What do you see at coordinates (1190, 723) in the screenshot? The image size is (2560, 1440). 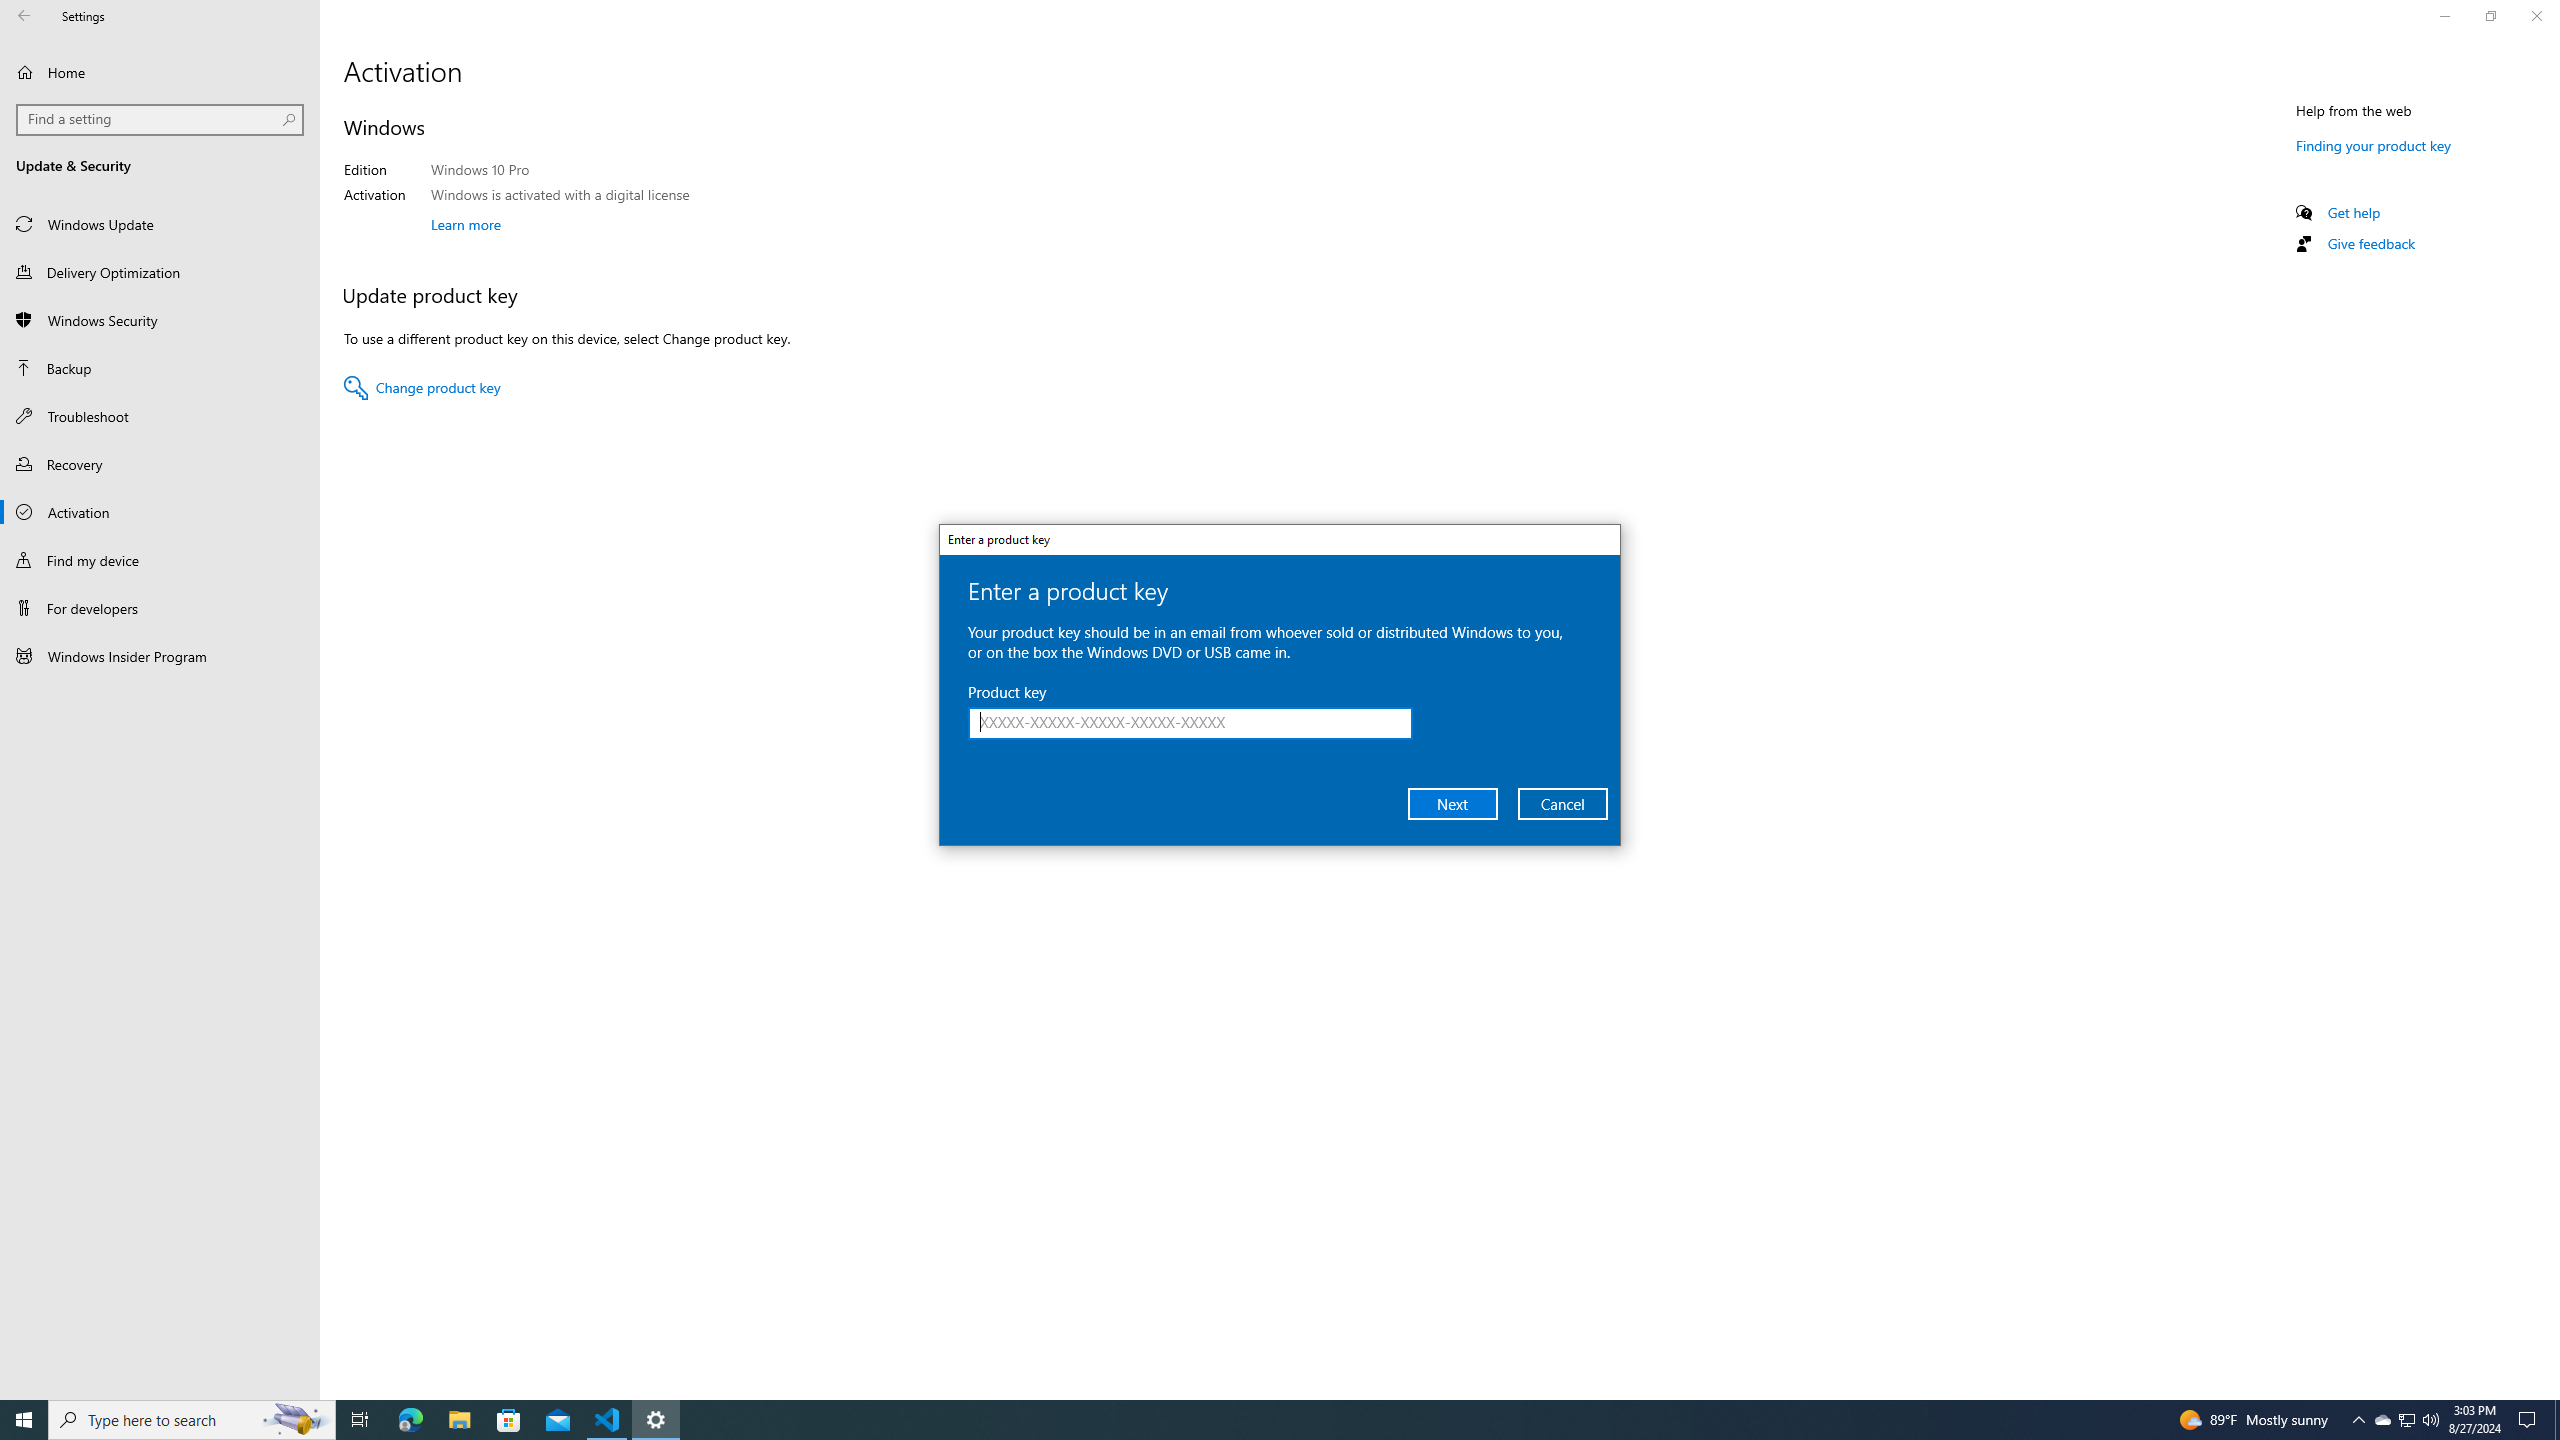 I see `'Product key'` at bounding box center [1190, 723].